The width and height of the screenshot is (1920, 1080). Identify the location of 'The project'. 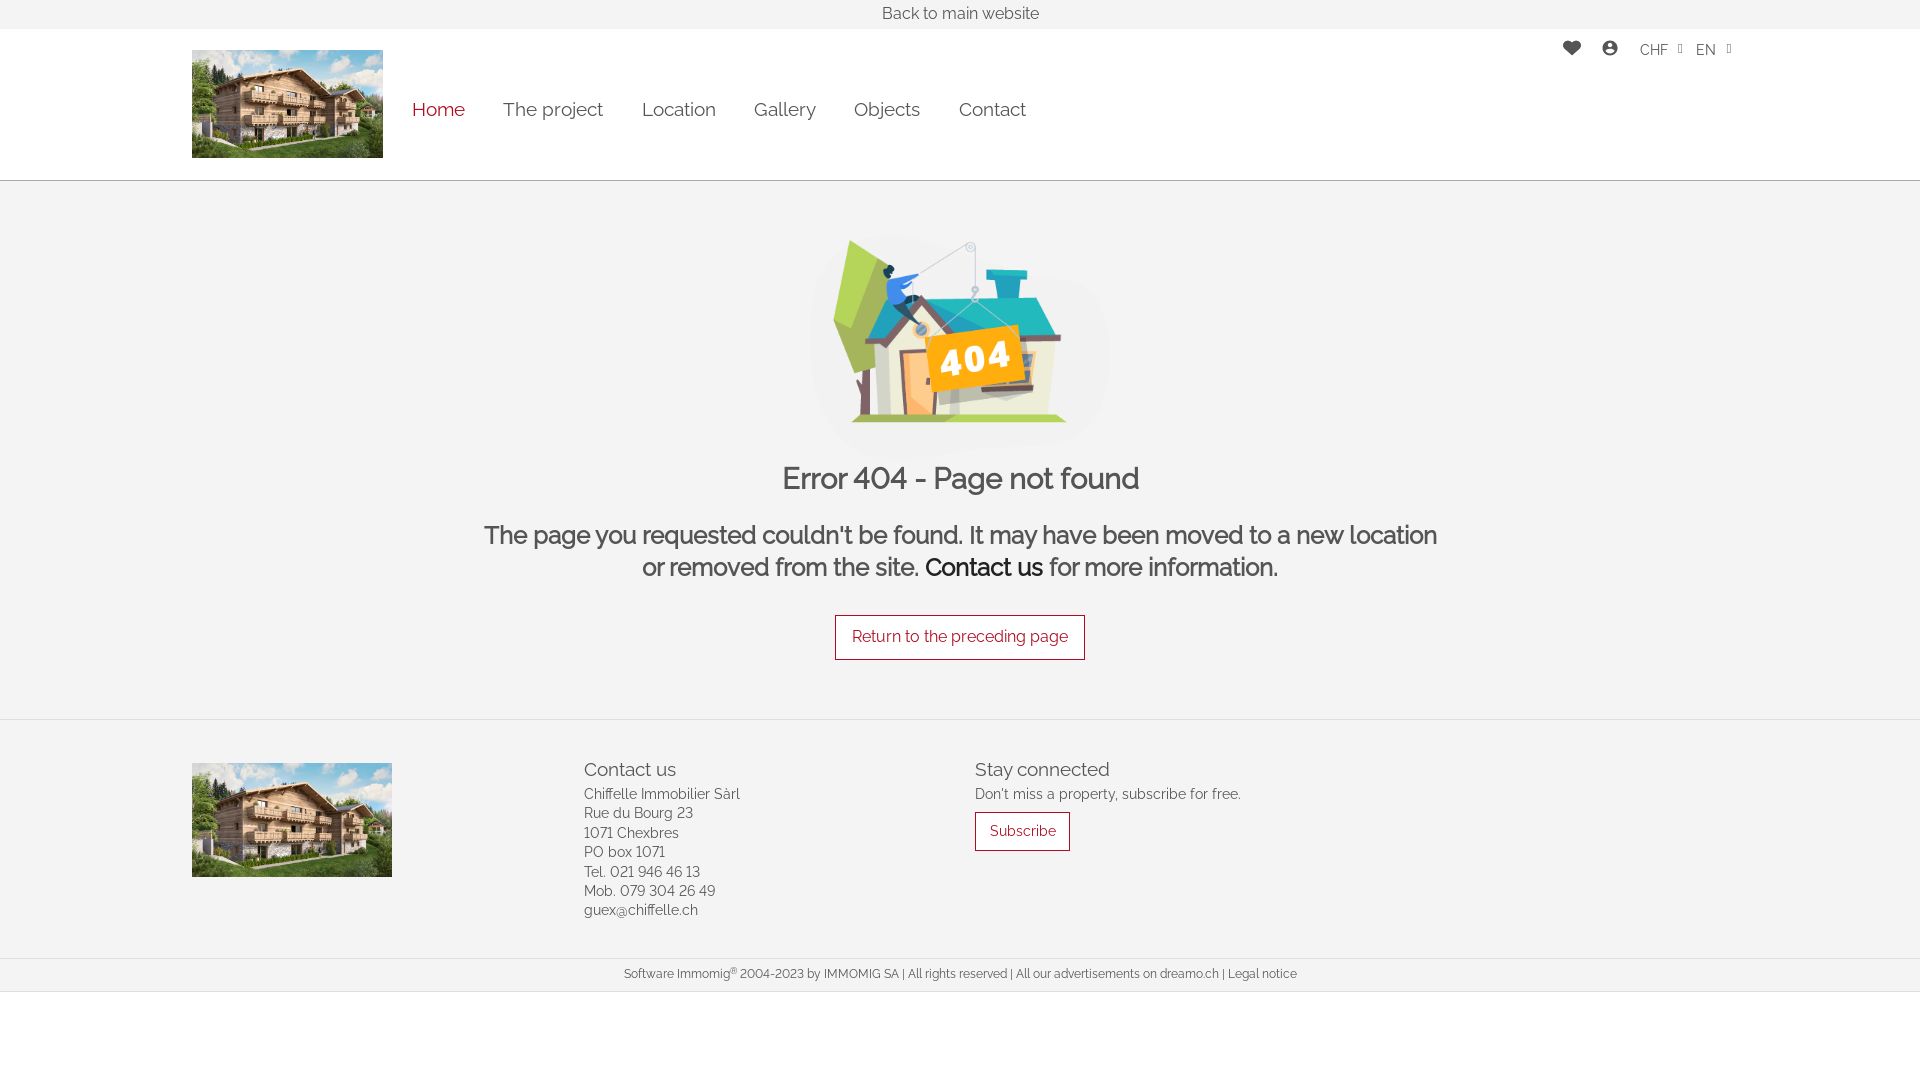
(503, 109).